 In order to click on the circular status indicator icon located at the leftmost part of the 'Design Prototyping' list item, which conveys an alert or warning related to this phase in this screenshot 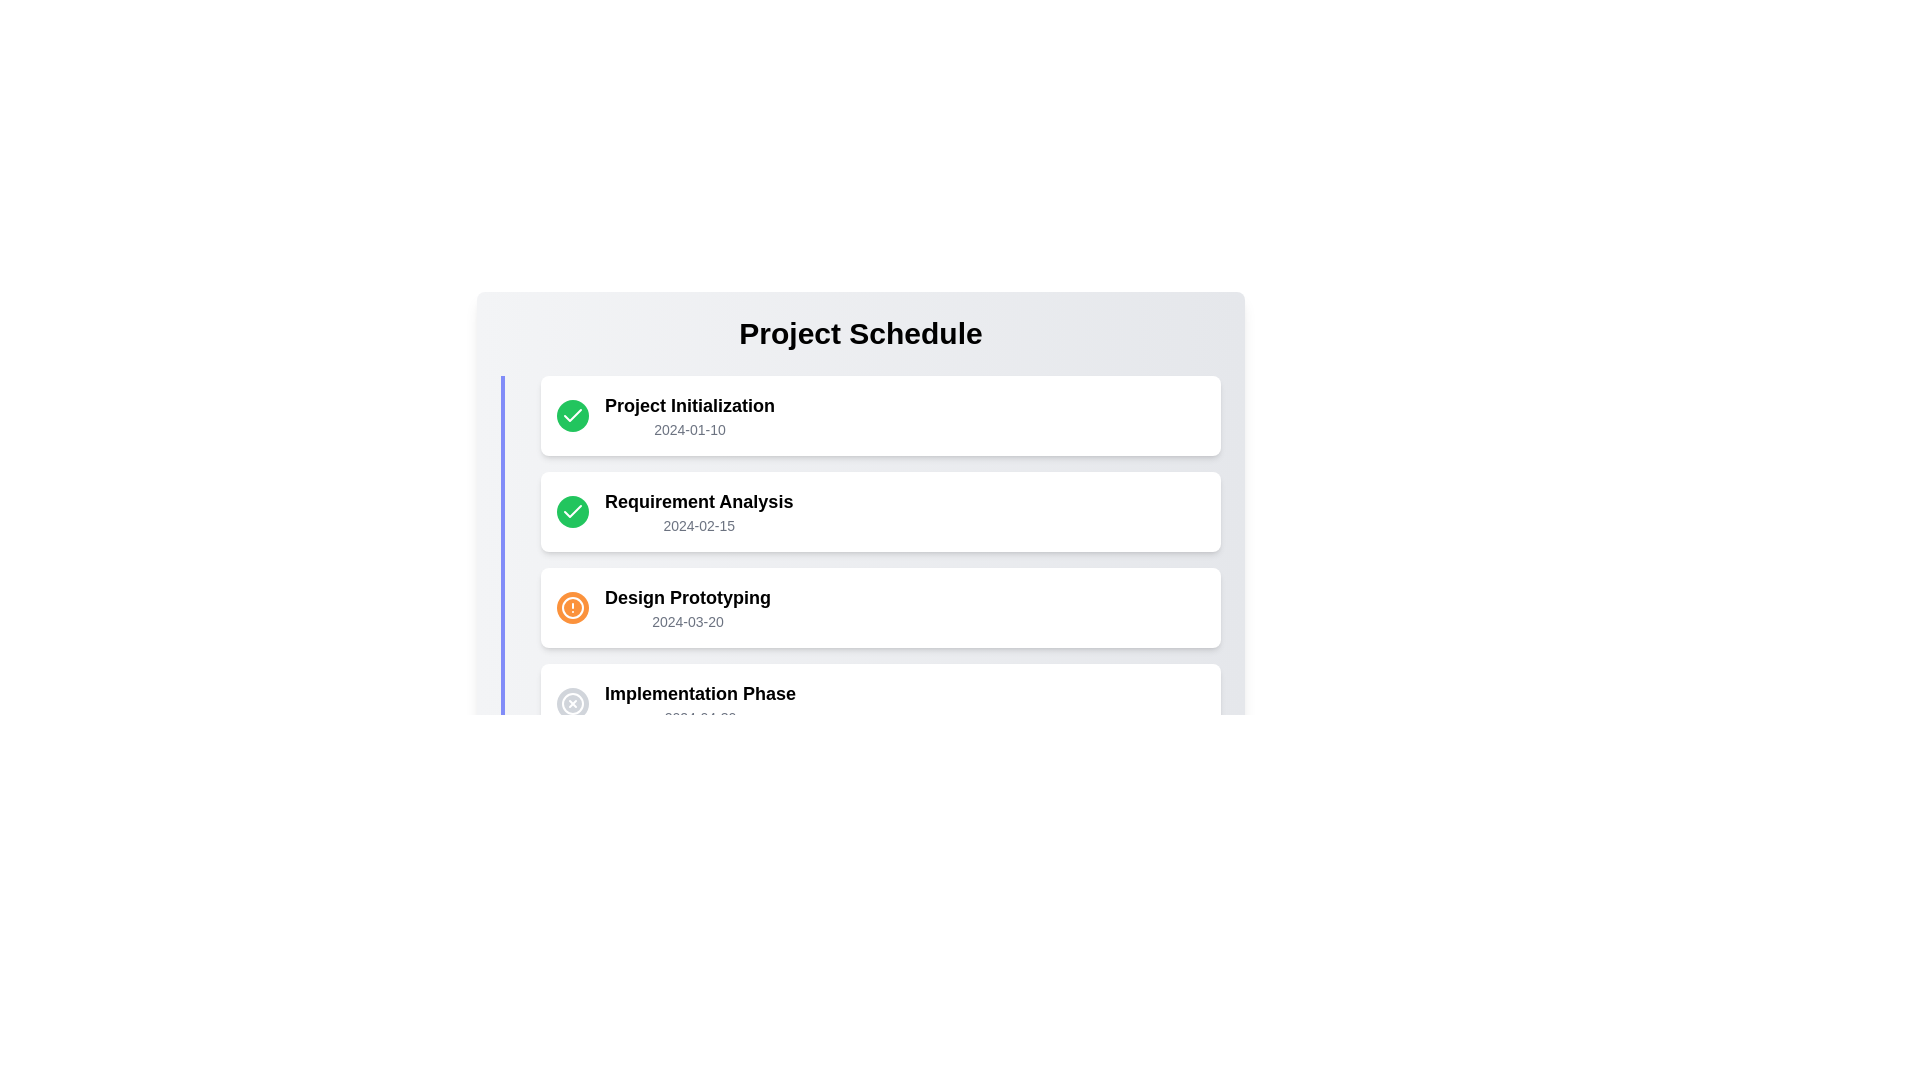, I will do `click(571, 607)`.